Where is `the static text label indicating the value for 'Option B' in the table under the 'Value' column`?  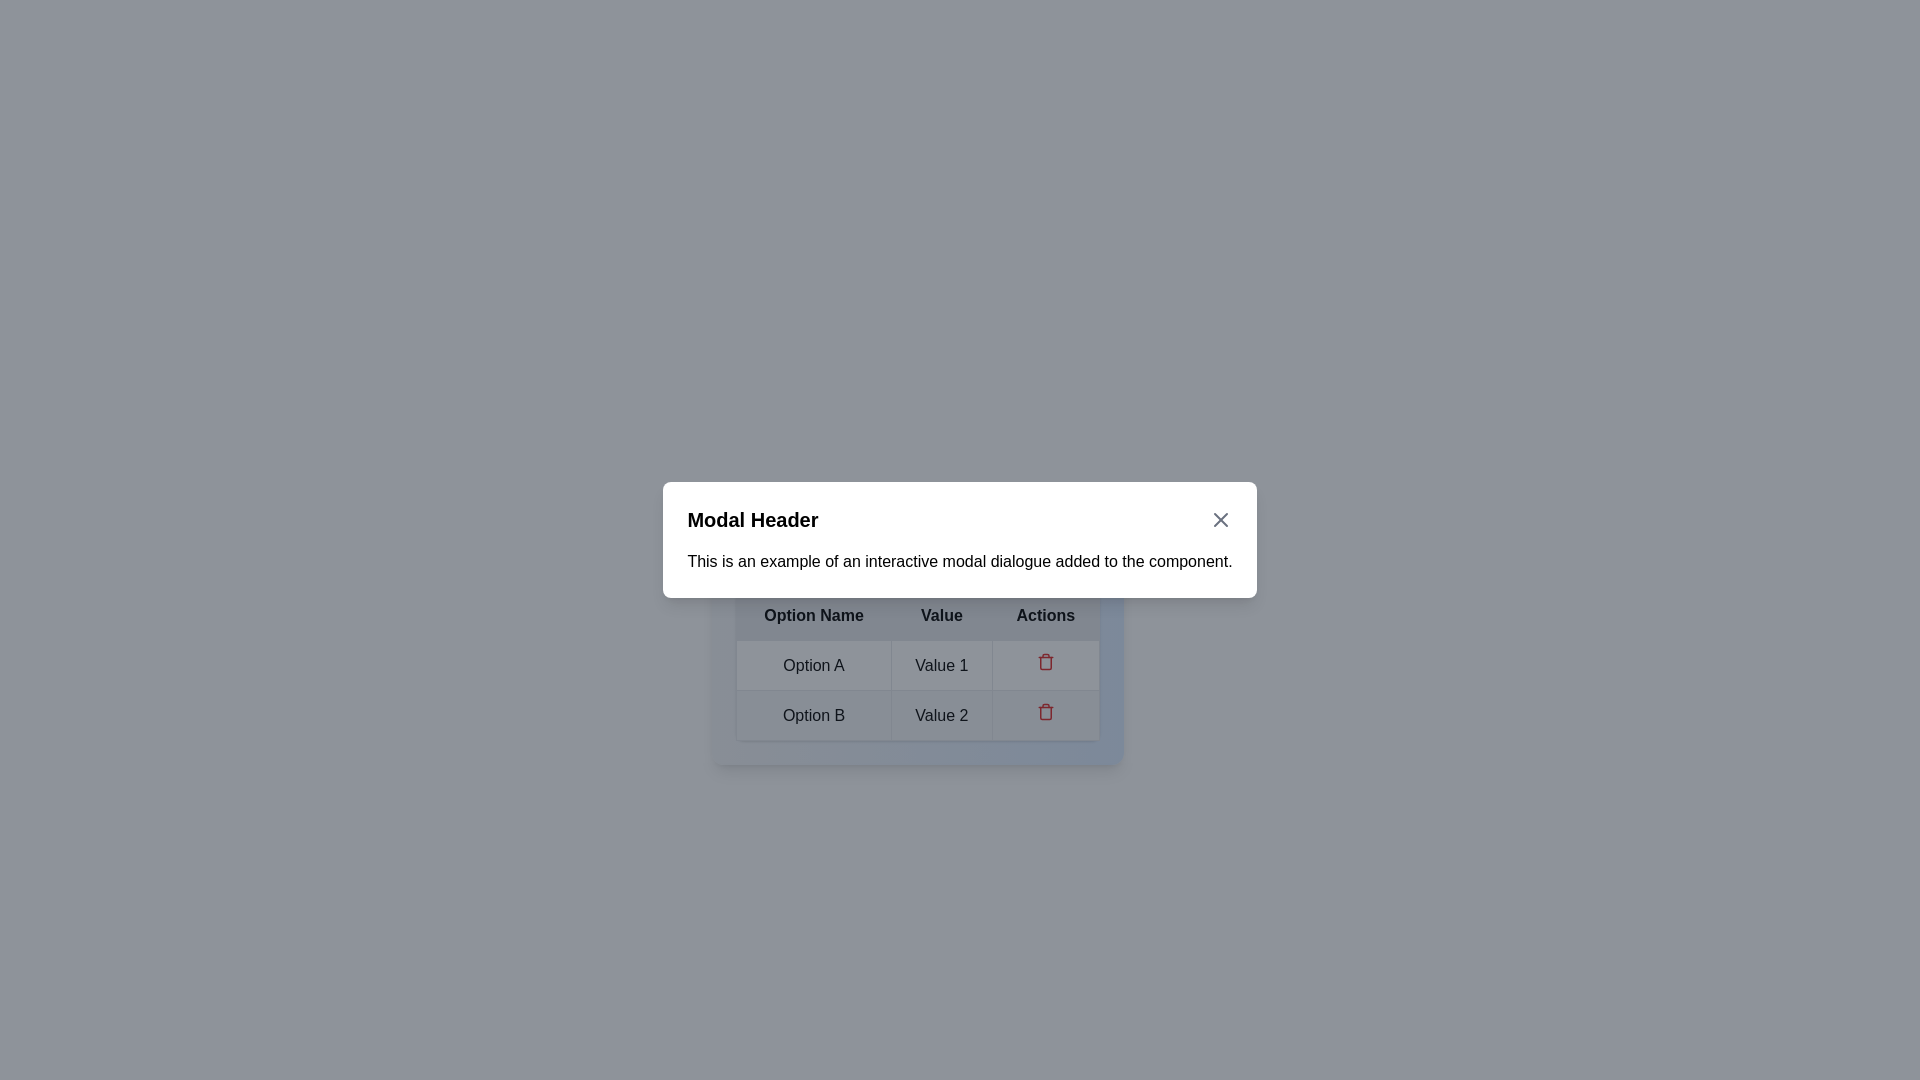 the static text label indicating the value for 'Option B' in the table under the 'Value' column is located at coordinates (940, 714).